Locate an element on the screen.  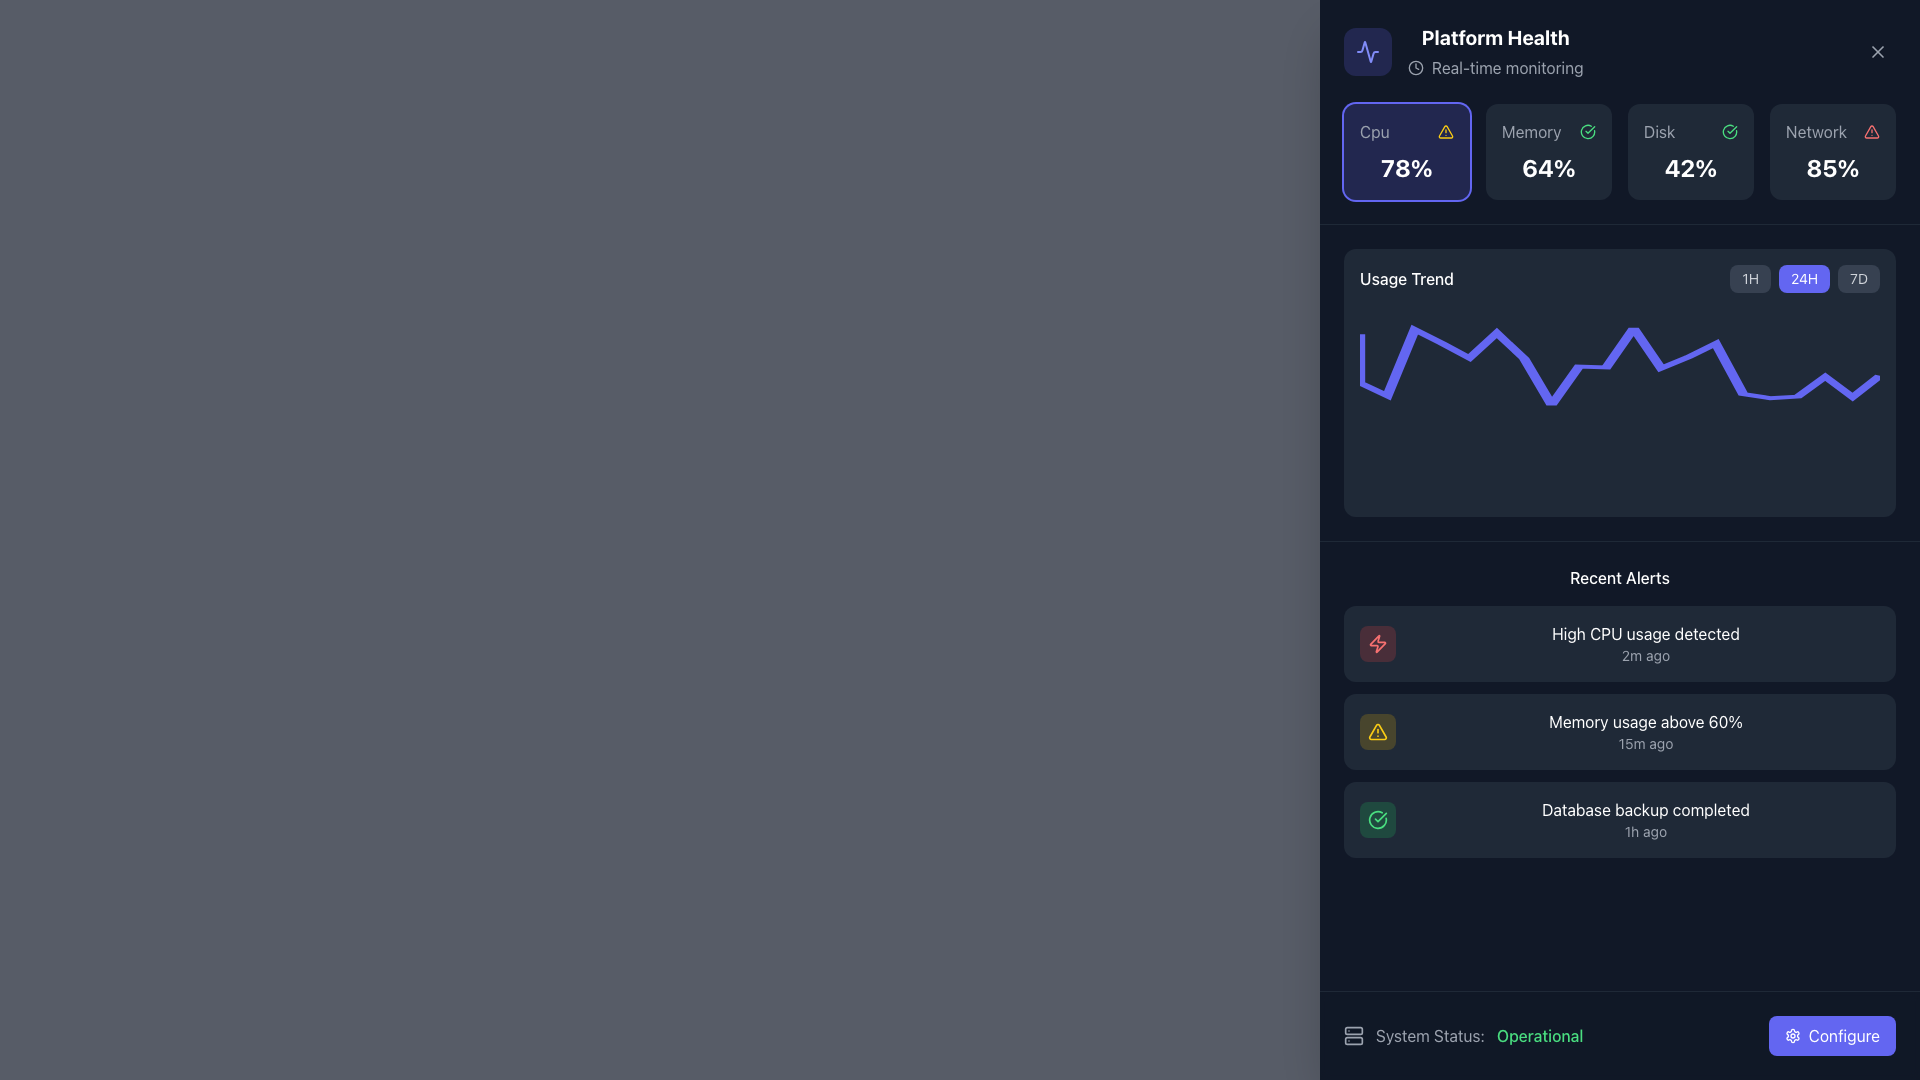
system status information from the Status bar displaying 'System Status: Operational' and the 'Configure' button located at the bottom-right of the interface is located at coordinates (1620, 1035).